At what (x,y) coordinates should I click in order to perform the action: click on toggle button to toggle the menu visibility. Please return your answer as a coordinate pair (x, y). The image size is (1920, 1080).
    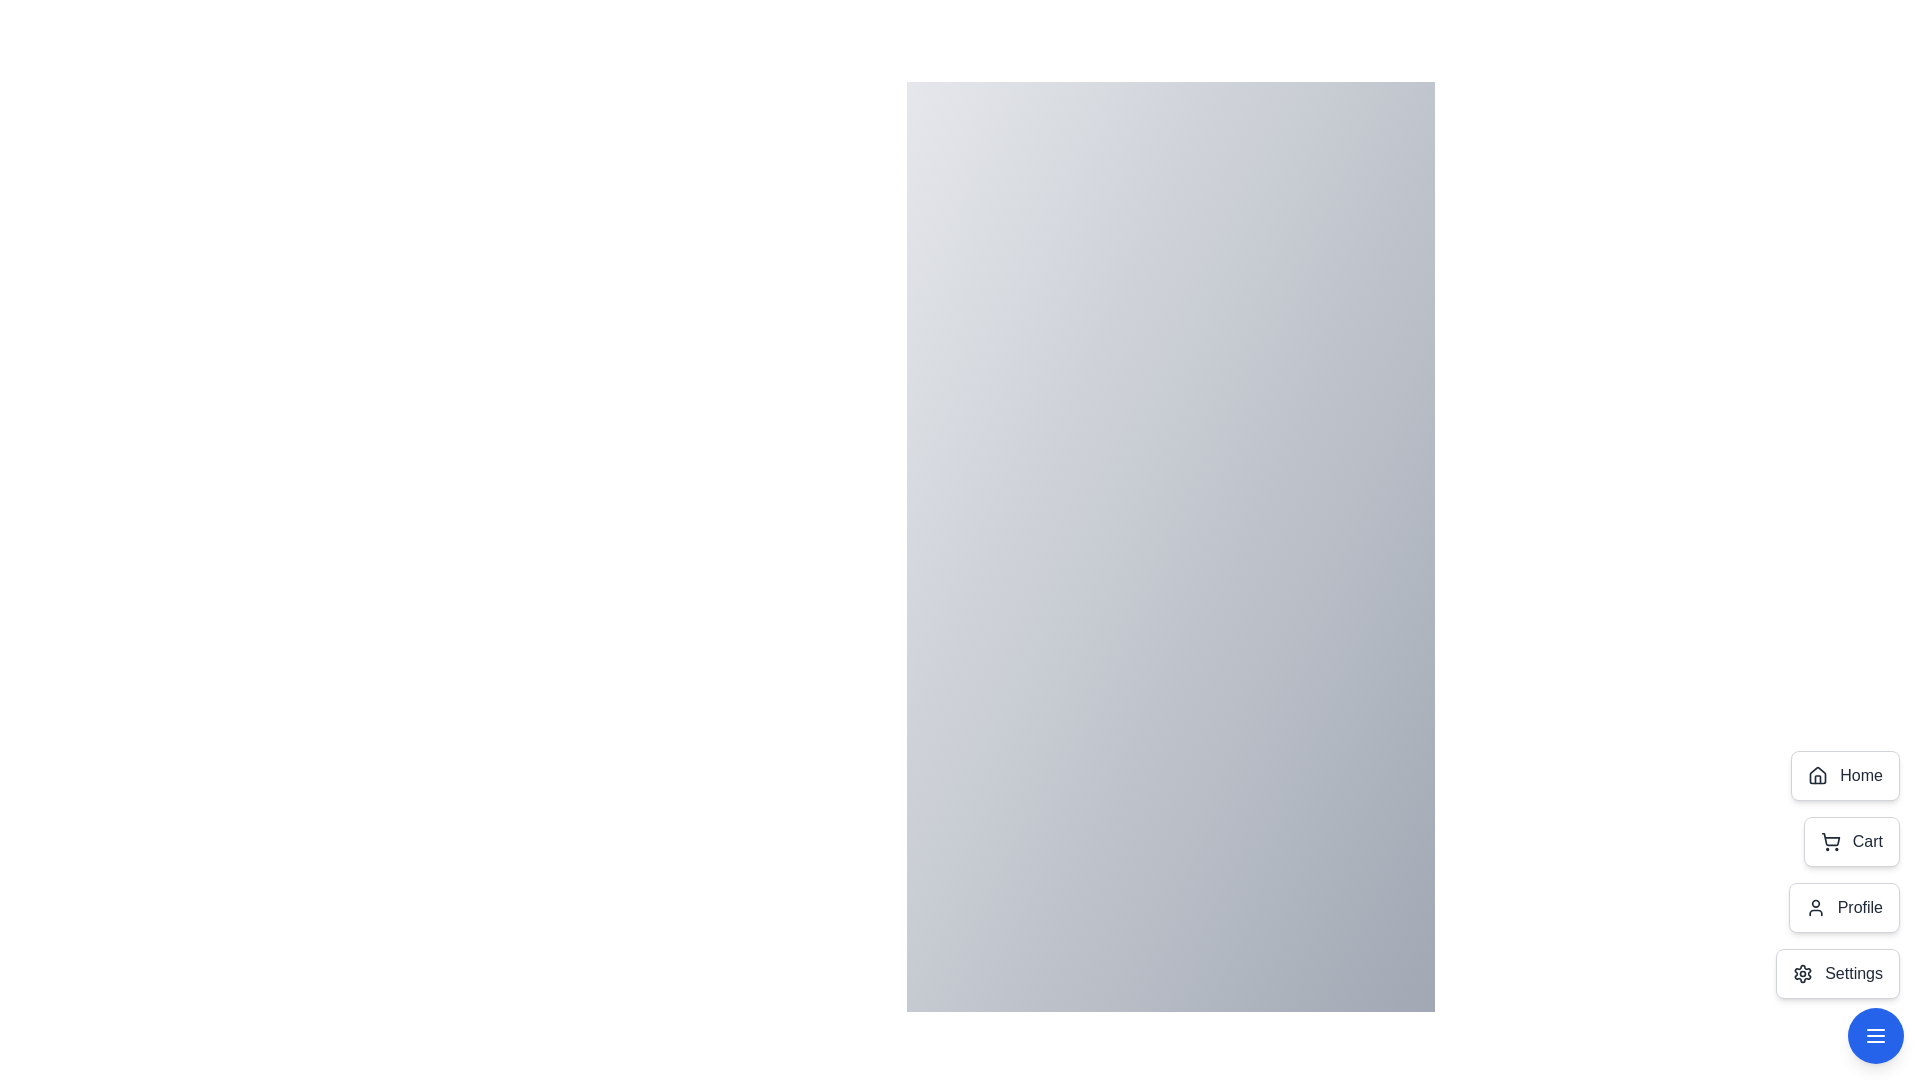
    Looking at the image, I should click on (1875, 1035).